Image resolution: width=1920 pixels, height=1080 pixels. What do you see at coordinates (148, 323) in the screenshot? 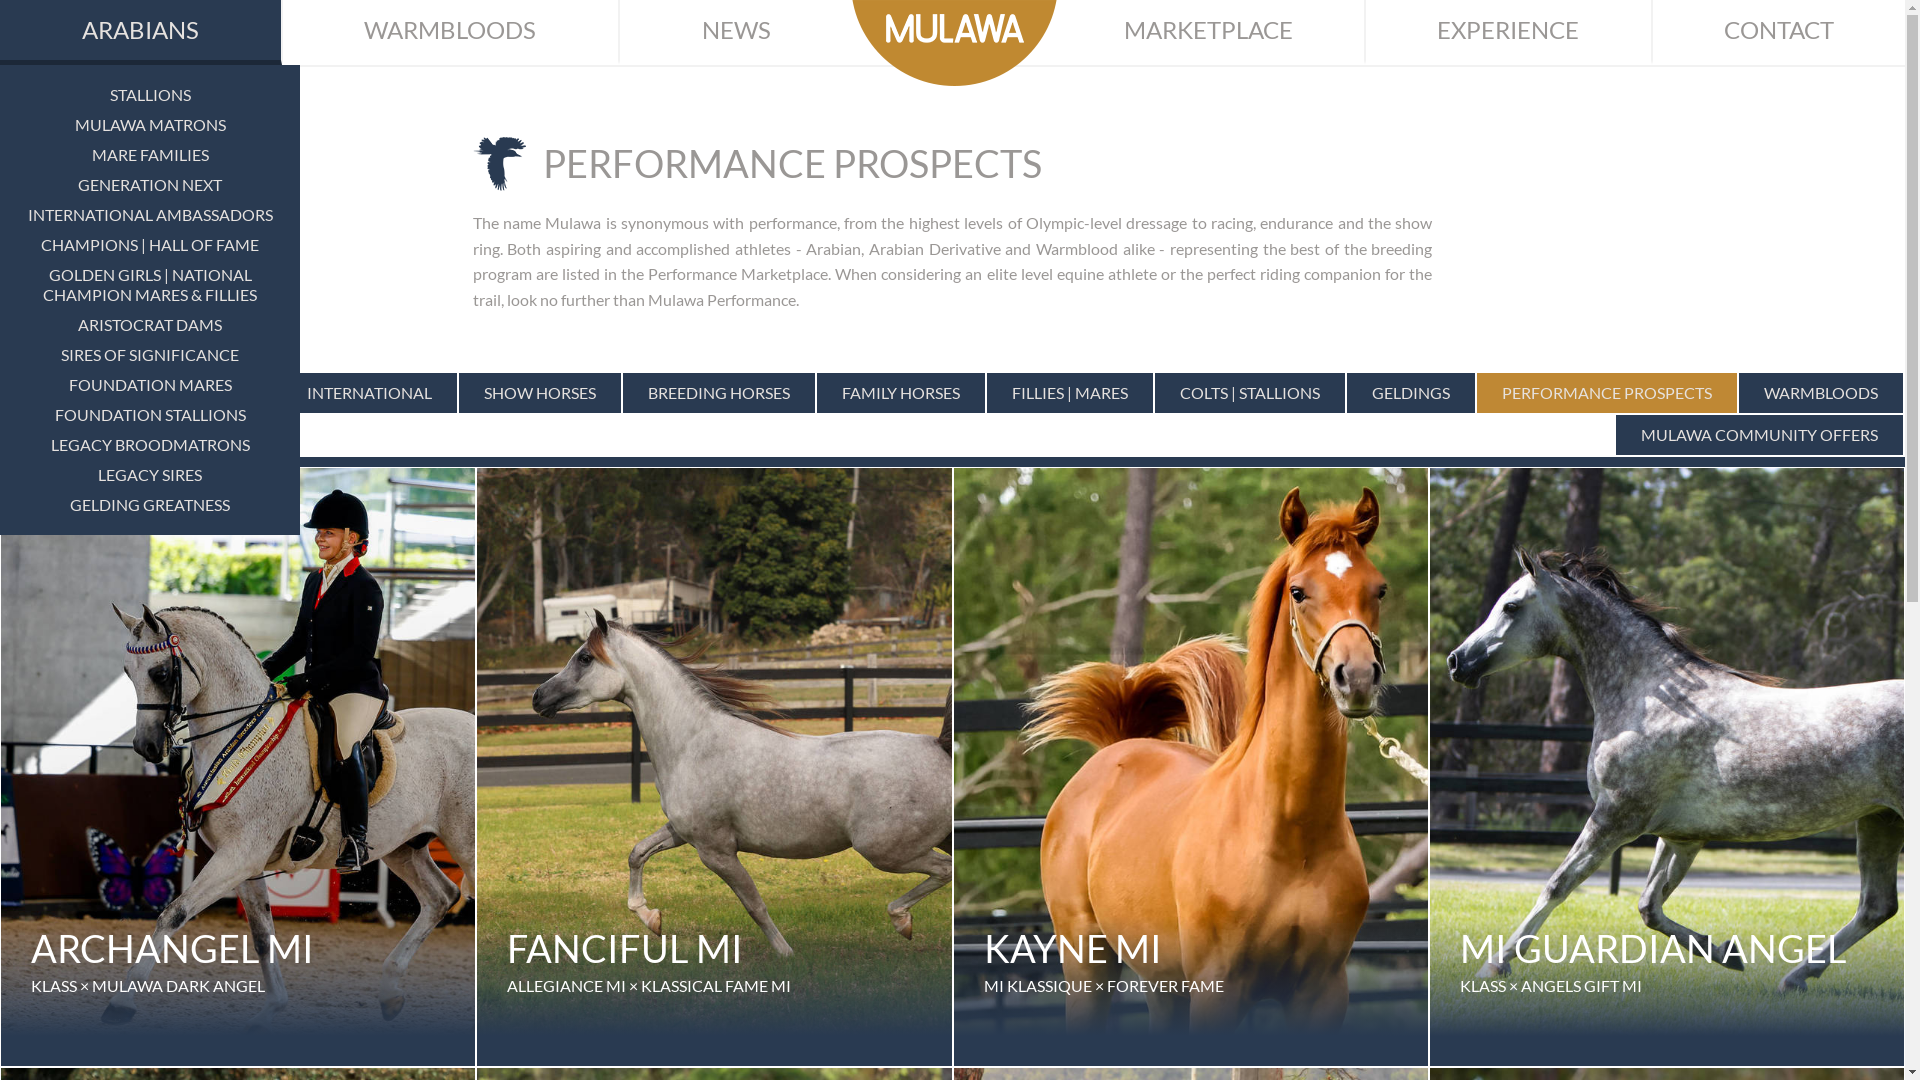
I see `'ARISTOCRAT DAMS'` at bounding box center [148, 323].